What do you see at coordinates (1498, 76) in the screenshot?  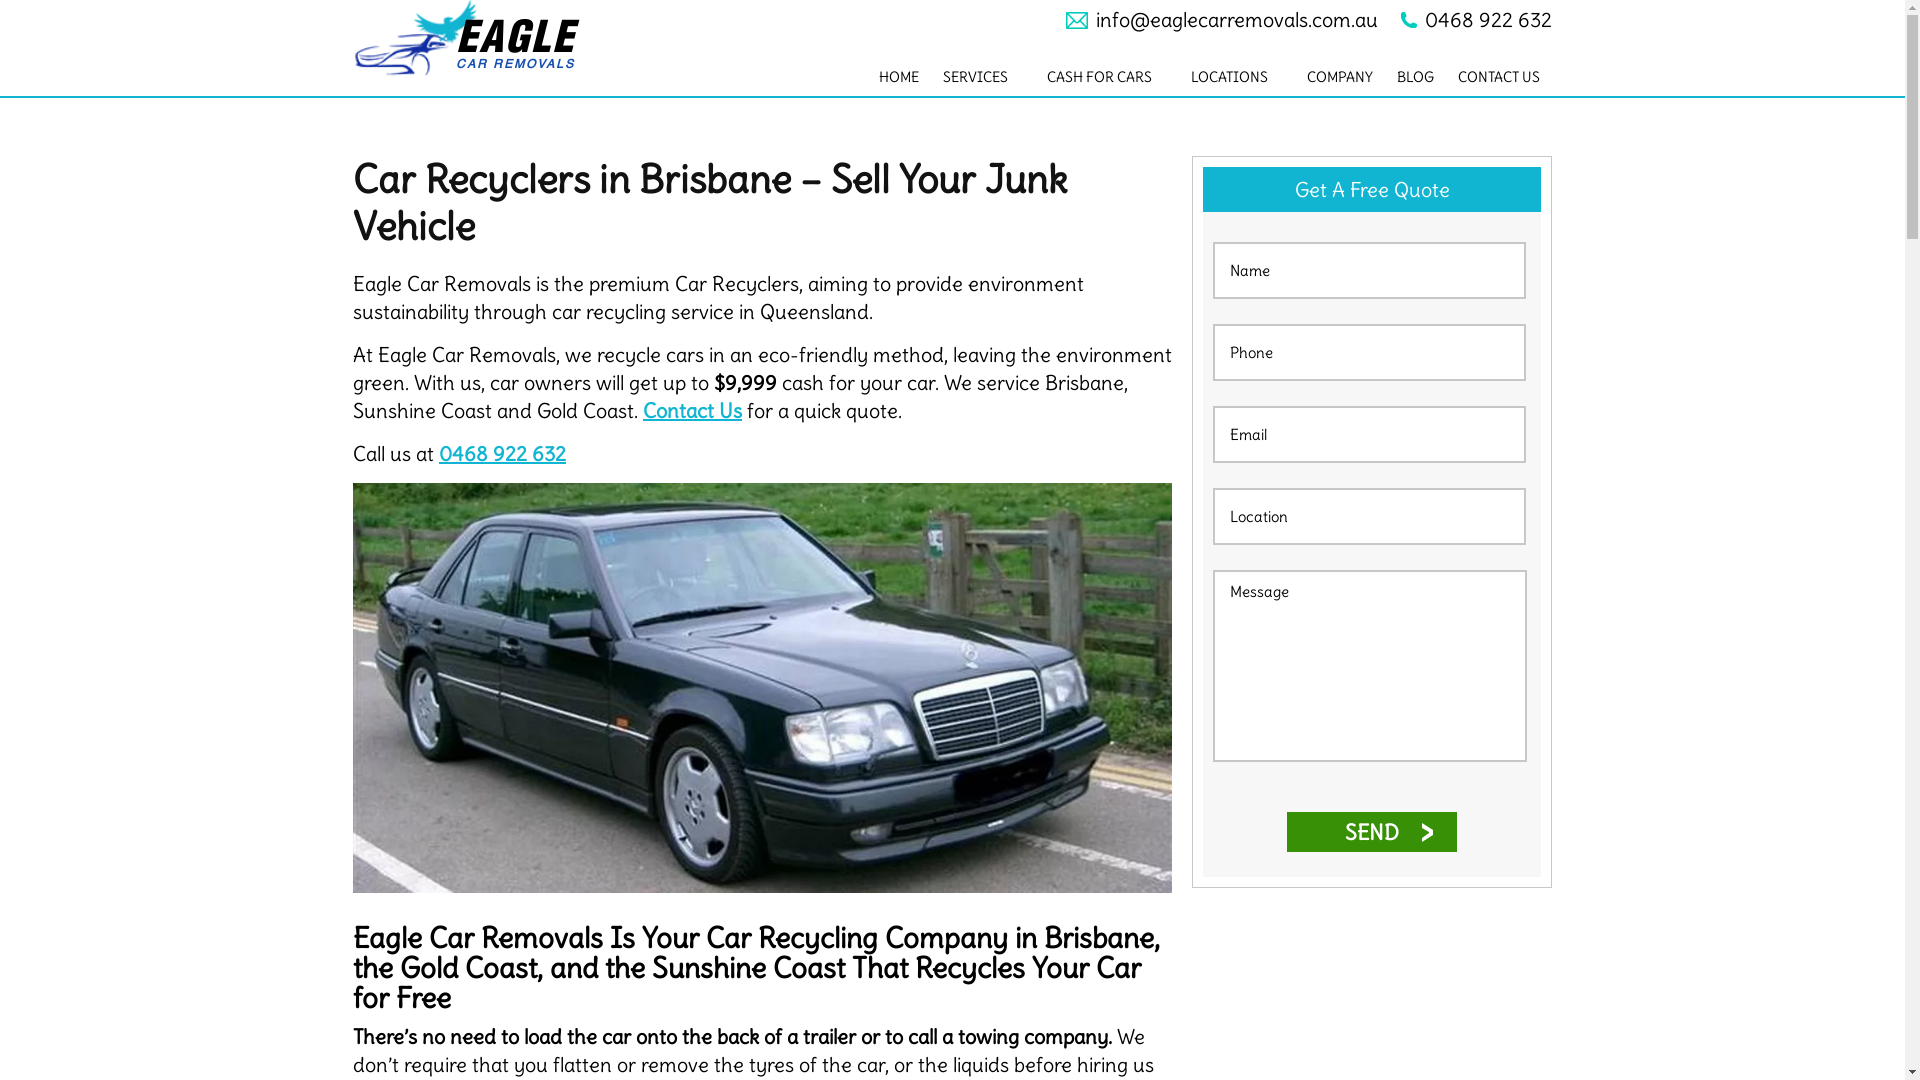 I see `'CONTACT US'` at bounding box center [1498, 76].